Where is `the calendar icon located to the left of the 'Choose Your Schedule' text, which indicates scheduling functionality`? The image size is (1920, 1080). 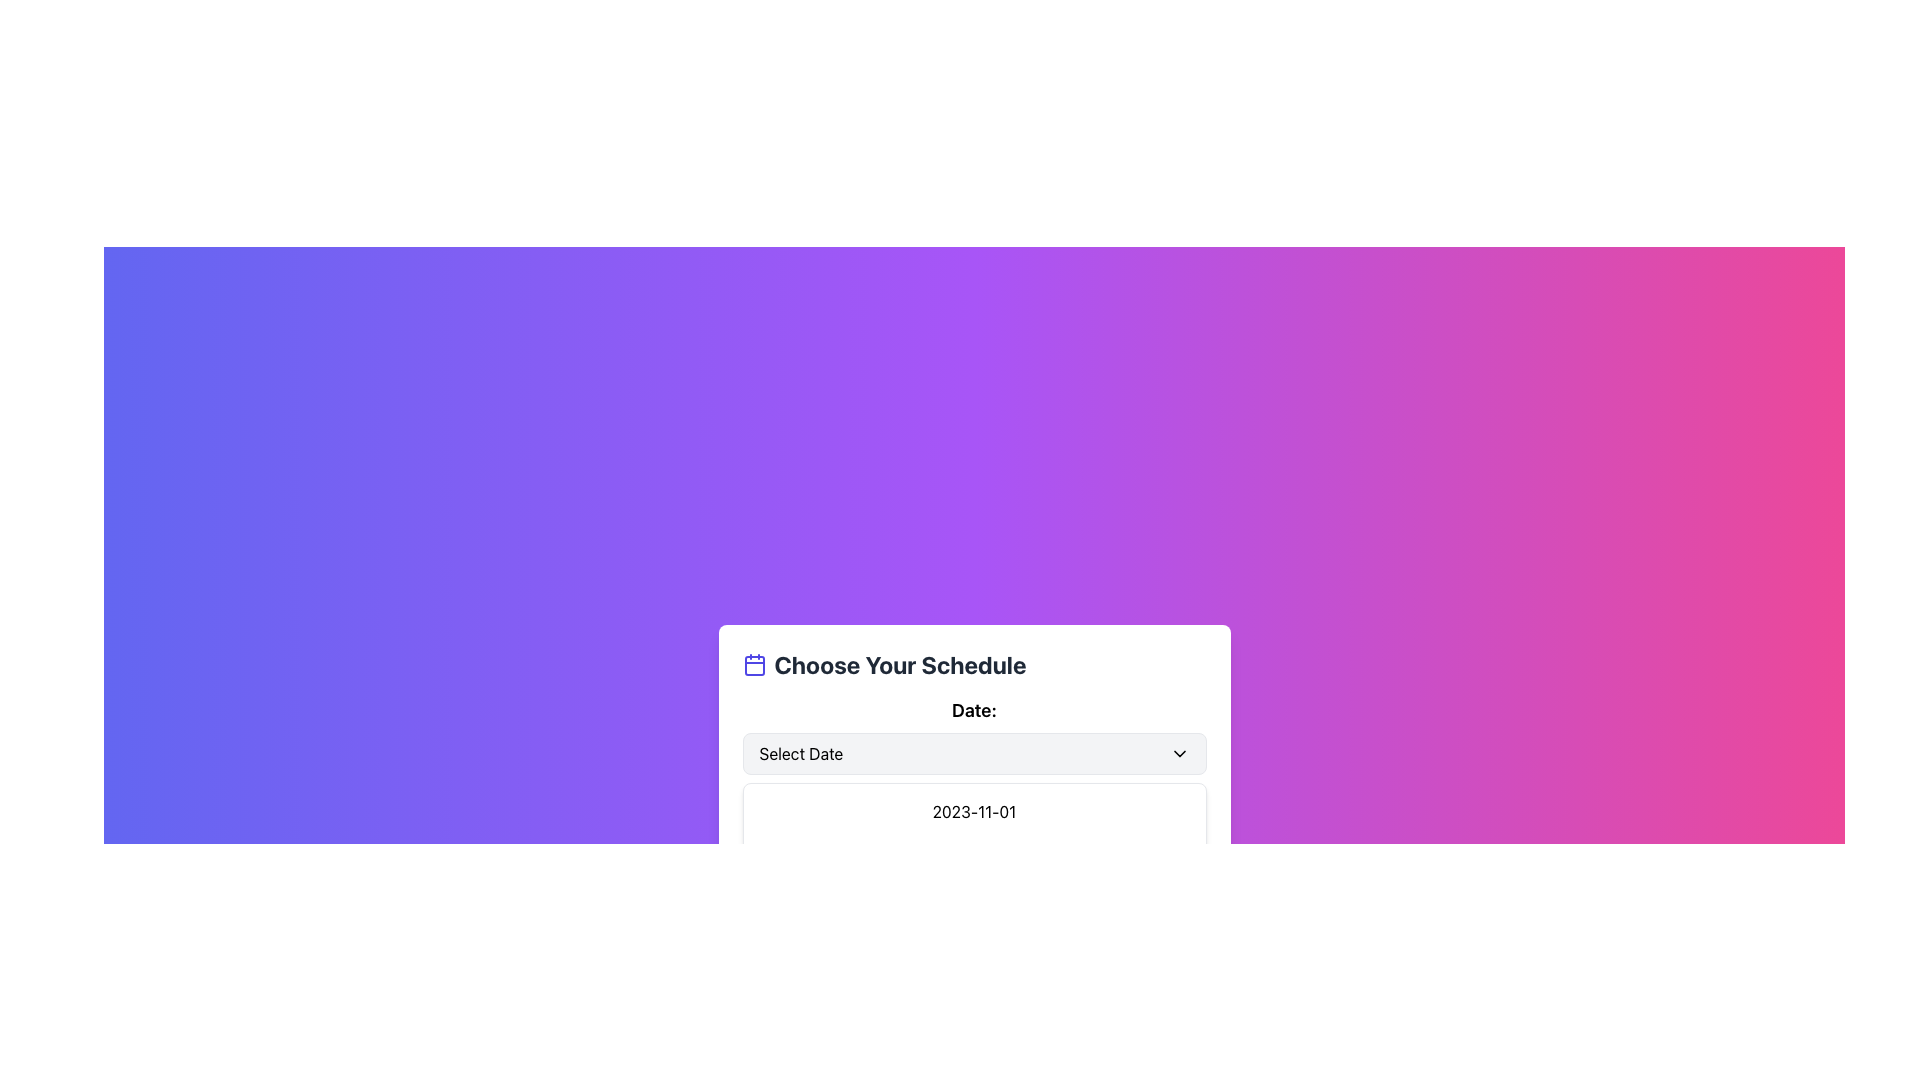
the calendar icon located to the left of the 'Choose Your Schedule' text, which indicates scheduling functionality is located at coordinates (753, 664).